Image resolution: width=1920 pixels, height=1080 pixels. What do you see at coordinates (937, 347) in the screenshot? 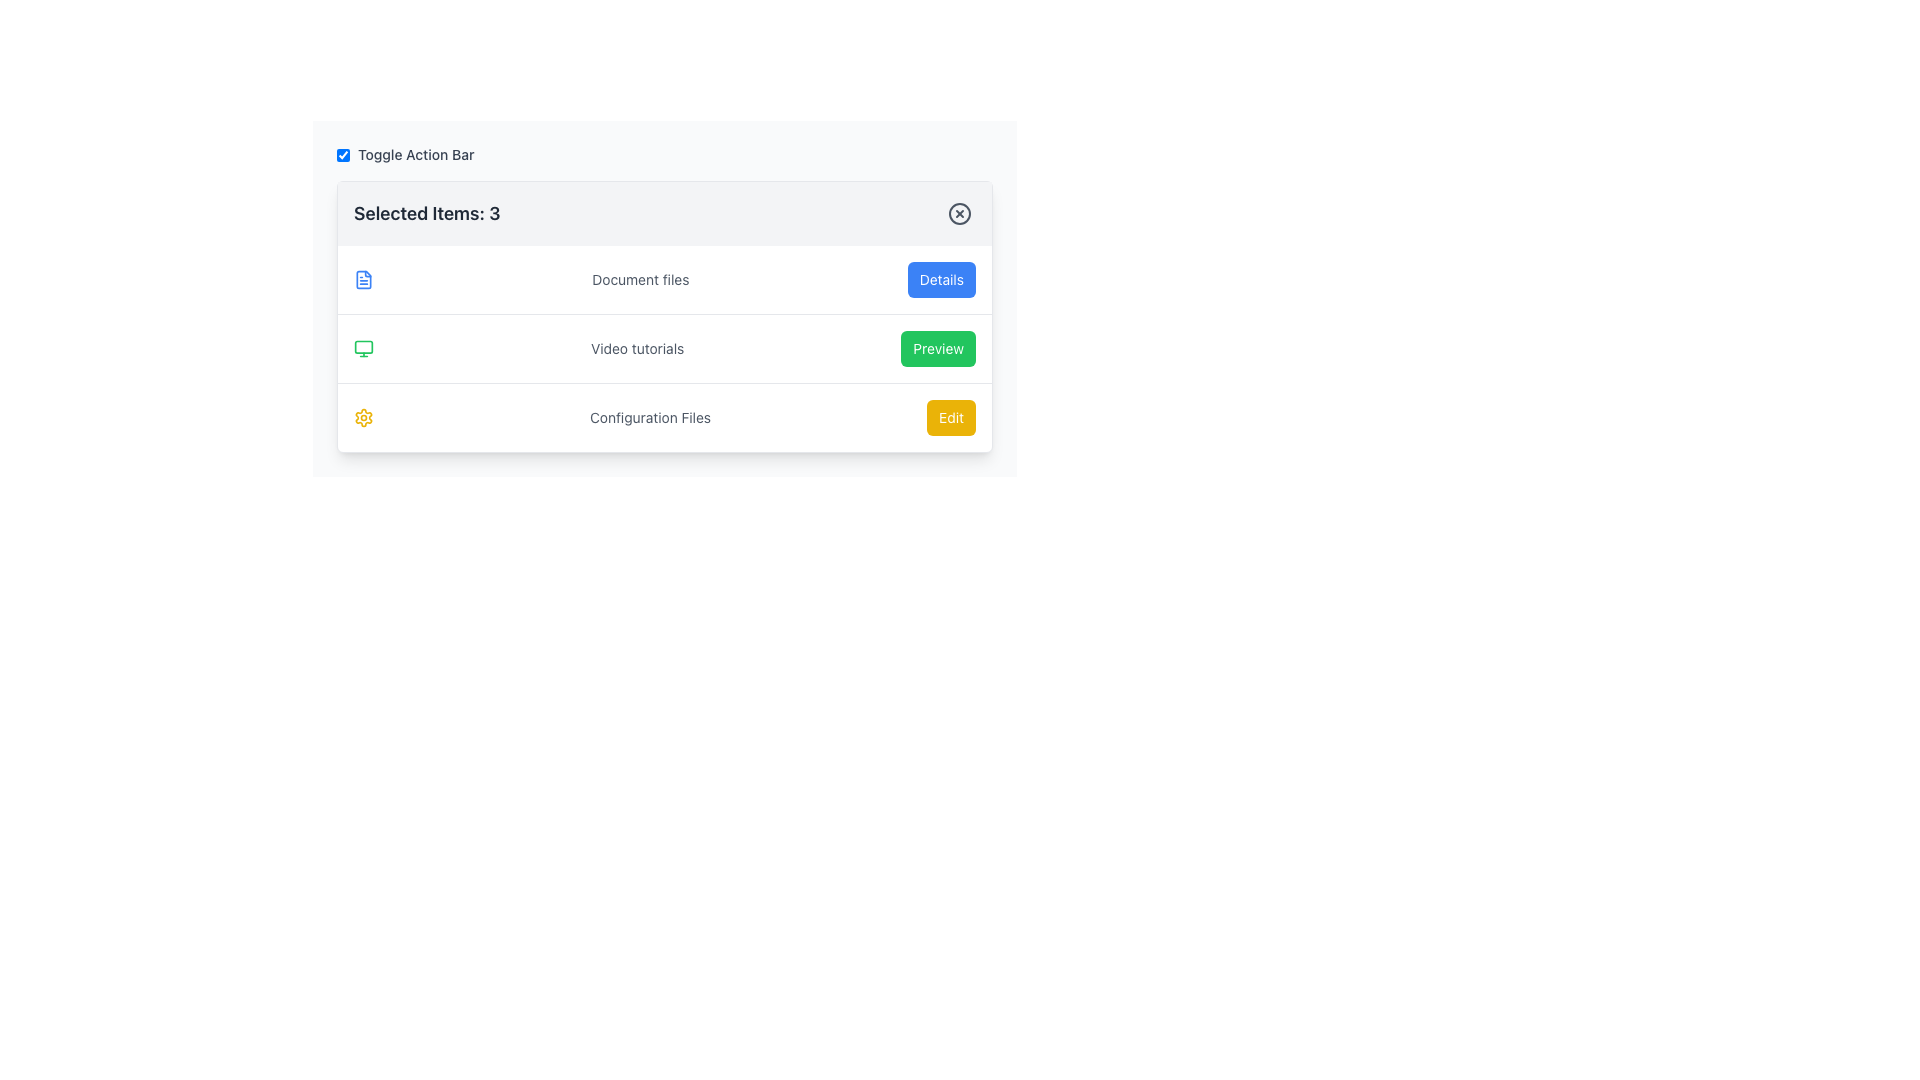
I see `the 'preview' button in the 'Video tutorials' section to change its background color` at bounding box center [937, 347].